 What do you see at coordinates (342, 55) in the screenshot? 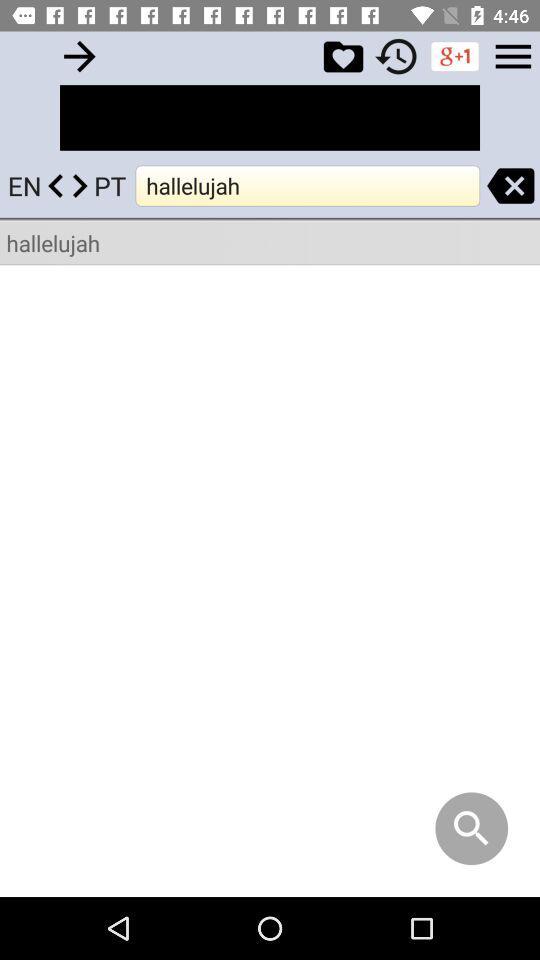
I see `the folder icon` at bounding box center [342, 55].